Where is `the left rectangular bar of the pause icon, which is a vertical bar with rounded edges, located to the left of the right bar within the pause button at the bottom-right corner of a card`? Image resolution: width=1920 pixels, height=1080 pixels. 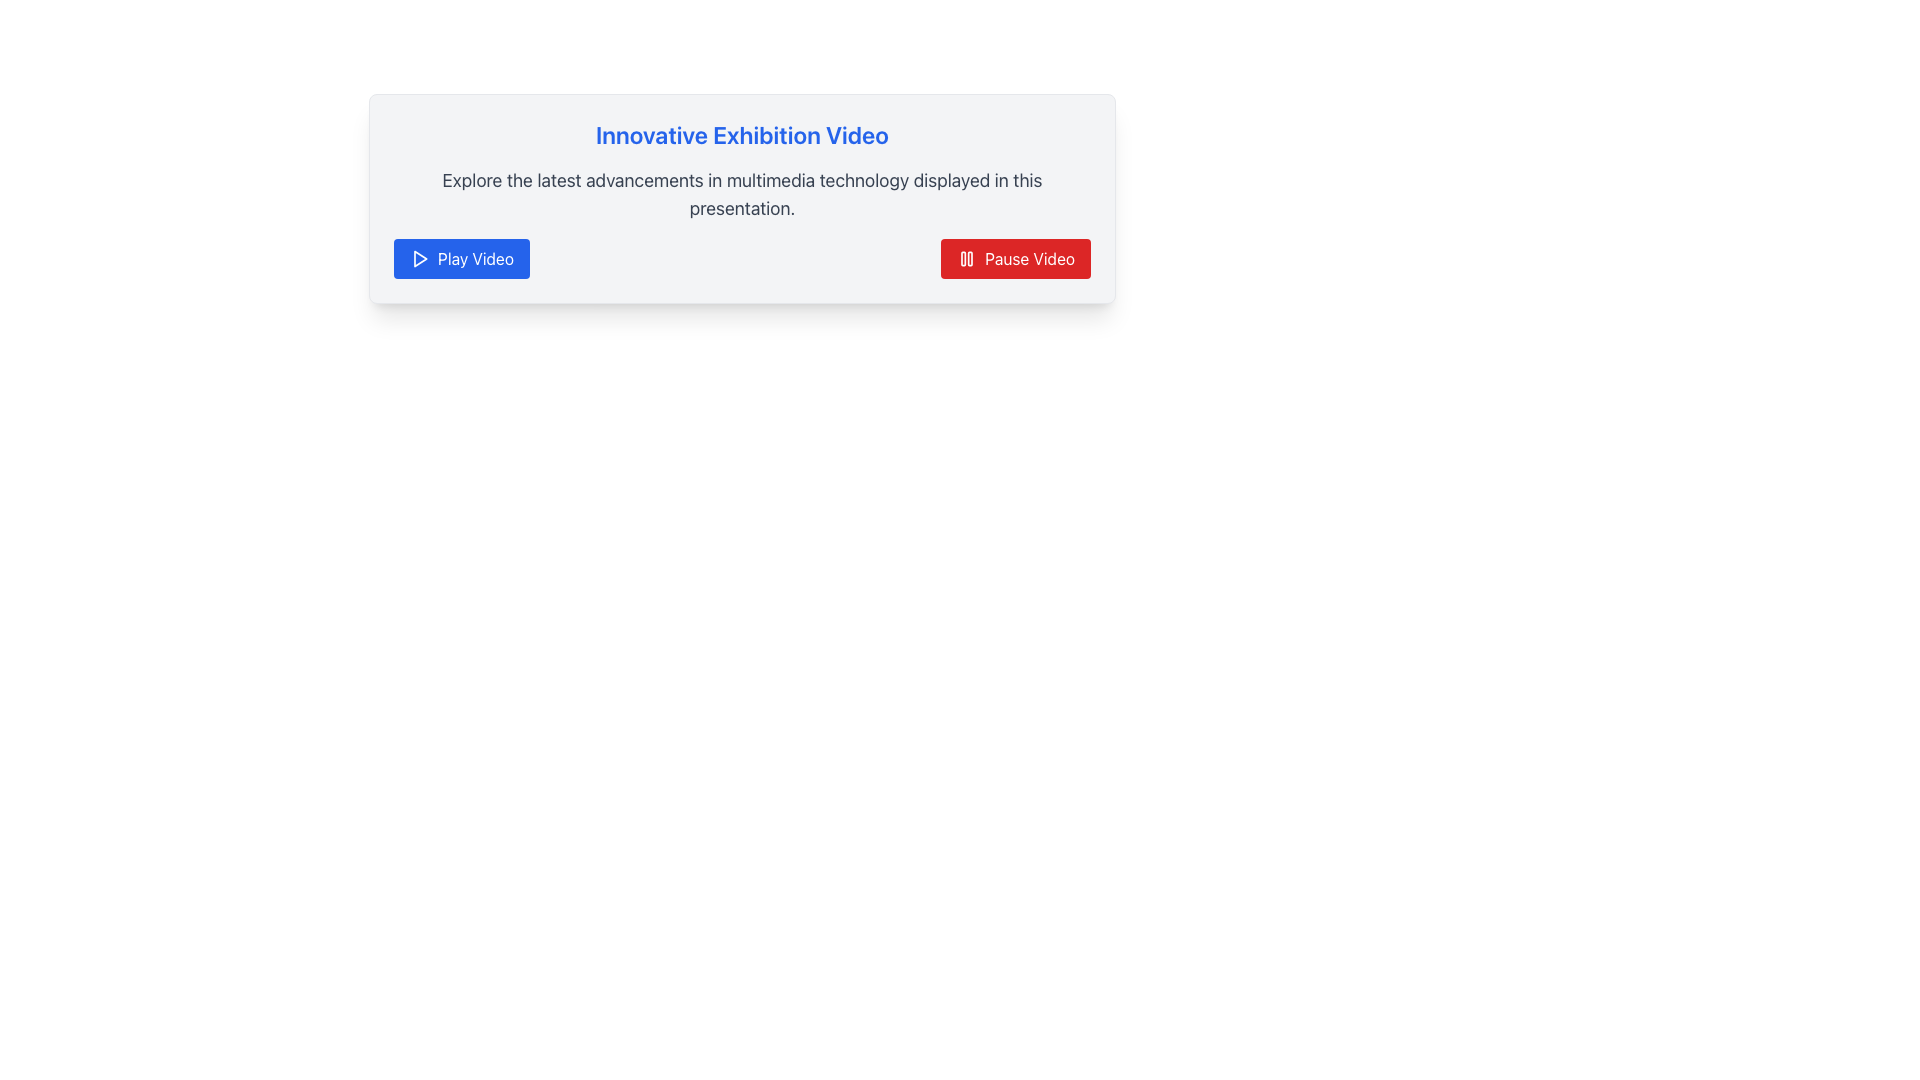
the left rectangular bar of the pause icon, which is a vertical bar with rounded edges, located to the left of the right bar within the pause button at the bottom-right corner of a card is located at coordinates (963, 257).